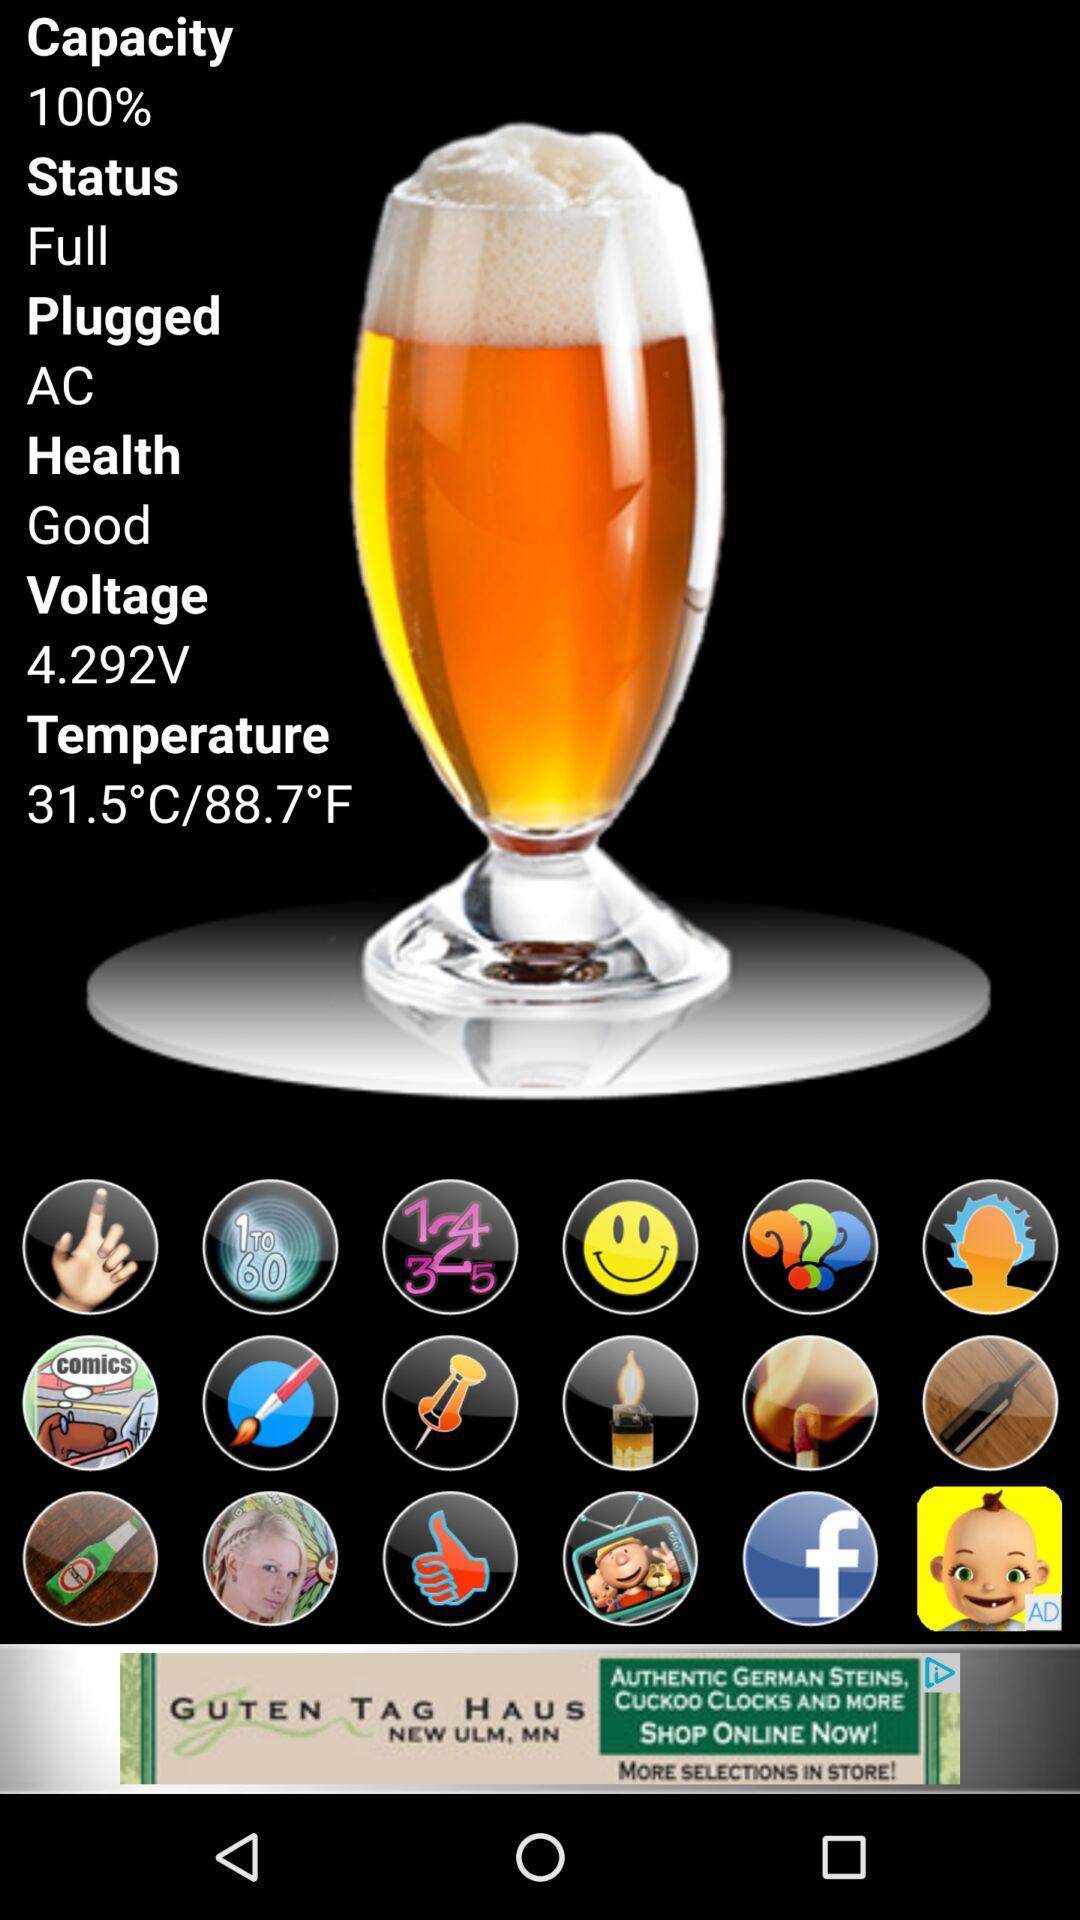  Describe the element at coordinates (540, 1717) in the screenshot. I see `open advertisement` at that location.